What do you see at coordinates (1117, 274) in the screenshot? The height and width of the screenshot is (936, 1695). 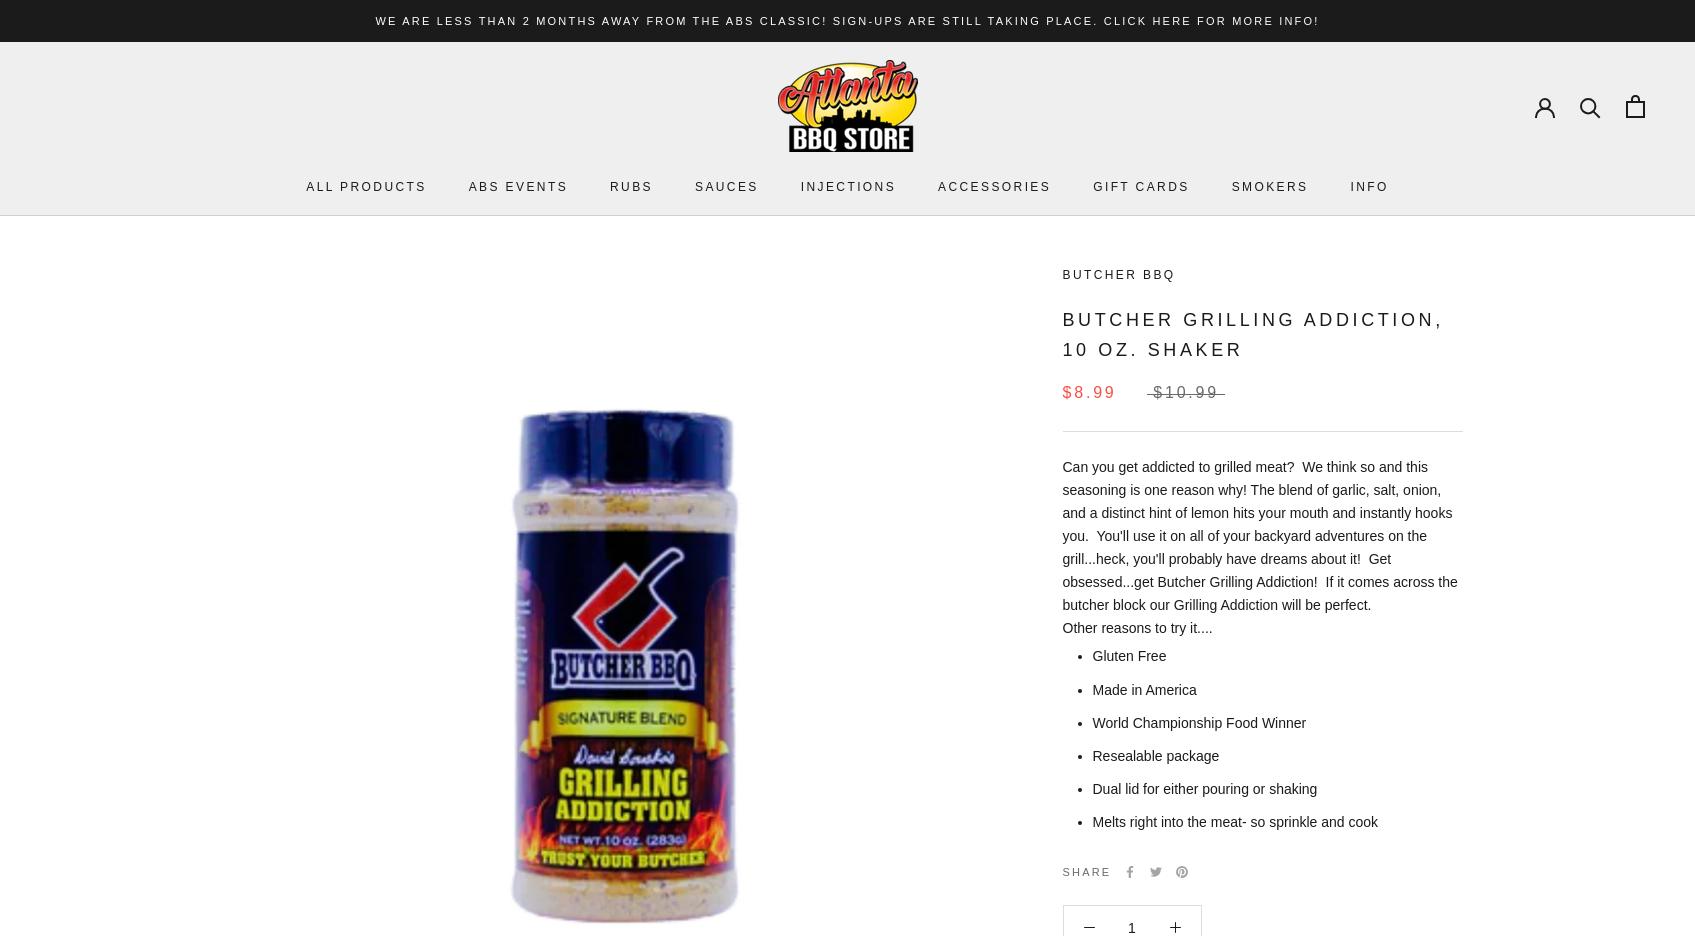 I see `'Butcher BBQ'` at bounding box center [1117, 274].